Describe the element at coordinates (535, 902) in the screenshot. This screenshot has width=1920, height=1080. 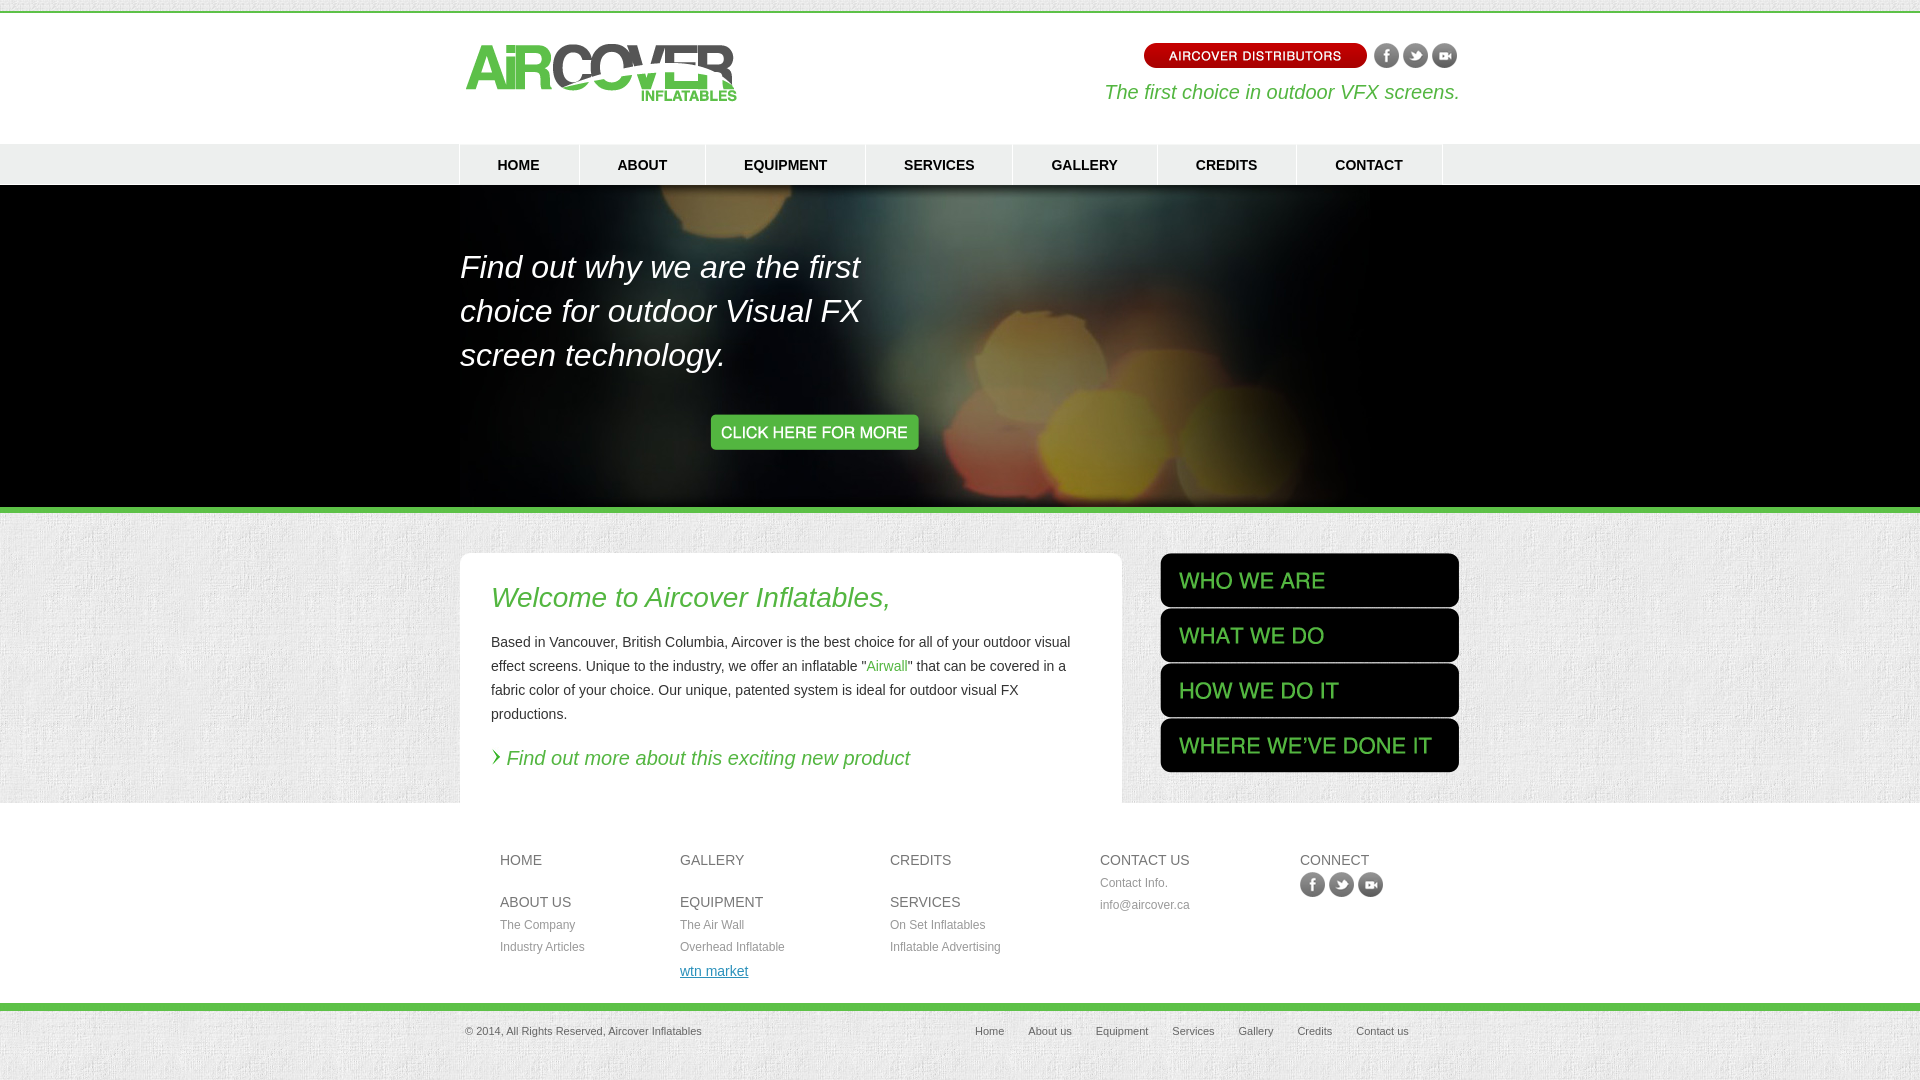
I see `'ABOUT US'` at that location.